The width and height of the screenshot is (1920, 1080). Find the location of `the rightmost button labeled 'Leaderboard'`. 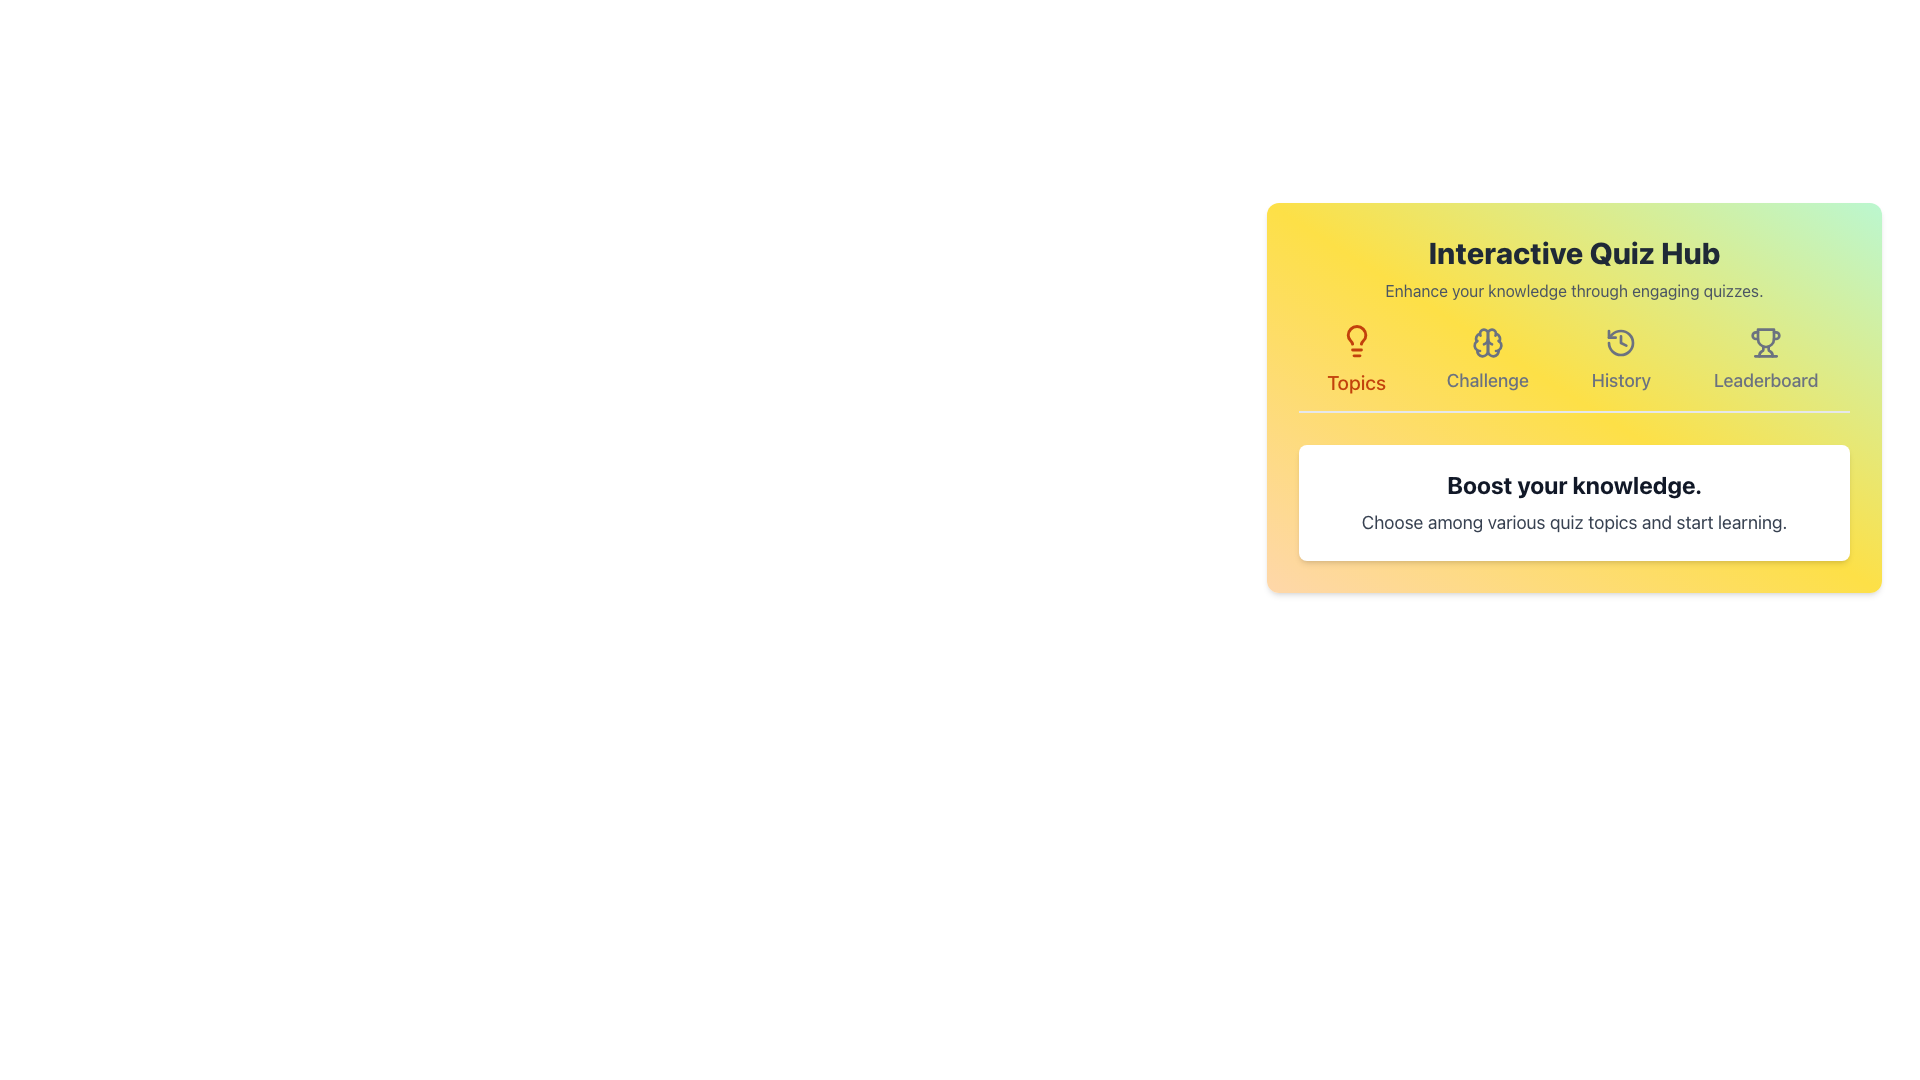

the rightmost button labeled 'Leaderboard' is located at coordinates (1766, 361).